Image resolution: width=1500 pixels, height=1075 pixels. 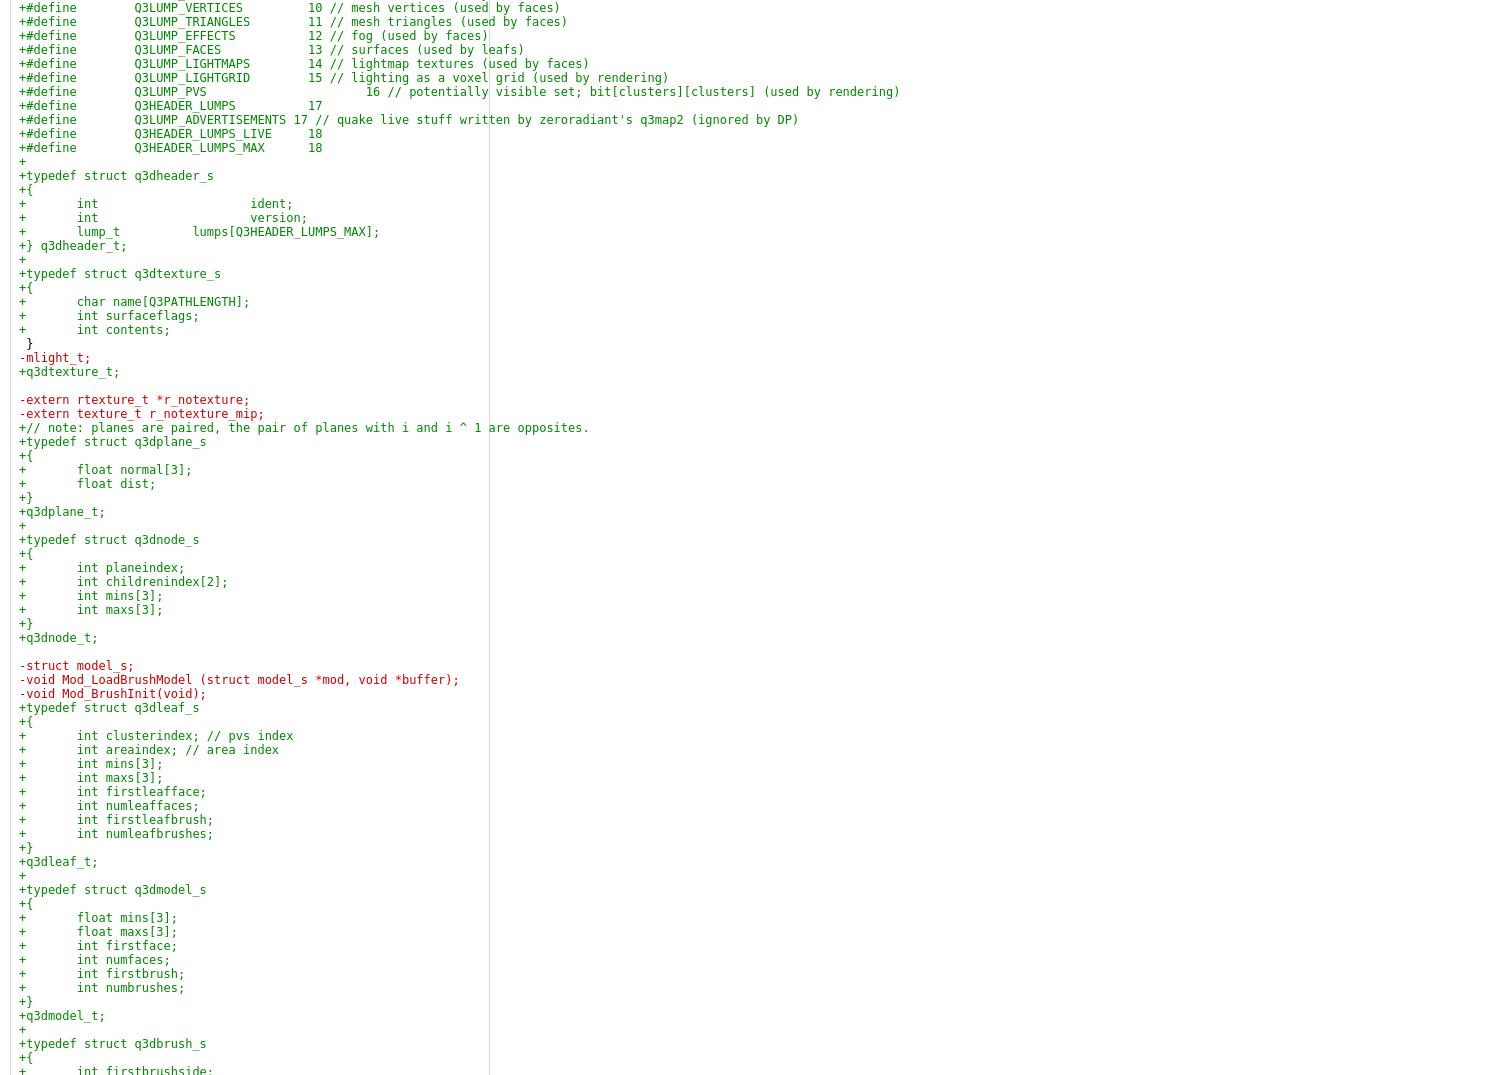 What do you see at coordinates (115, 819) in the screenshot?
I see `'+       int firstleafbrush;'` at bounding box center [115, 819].